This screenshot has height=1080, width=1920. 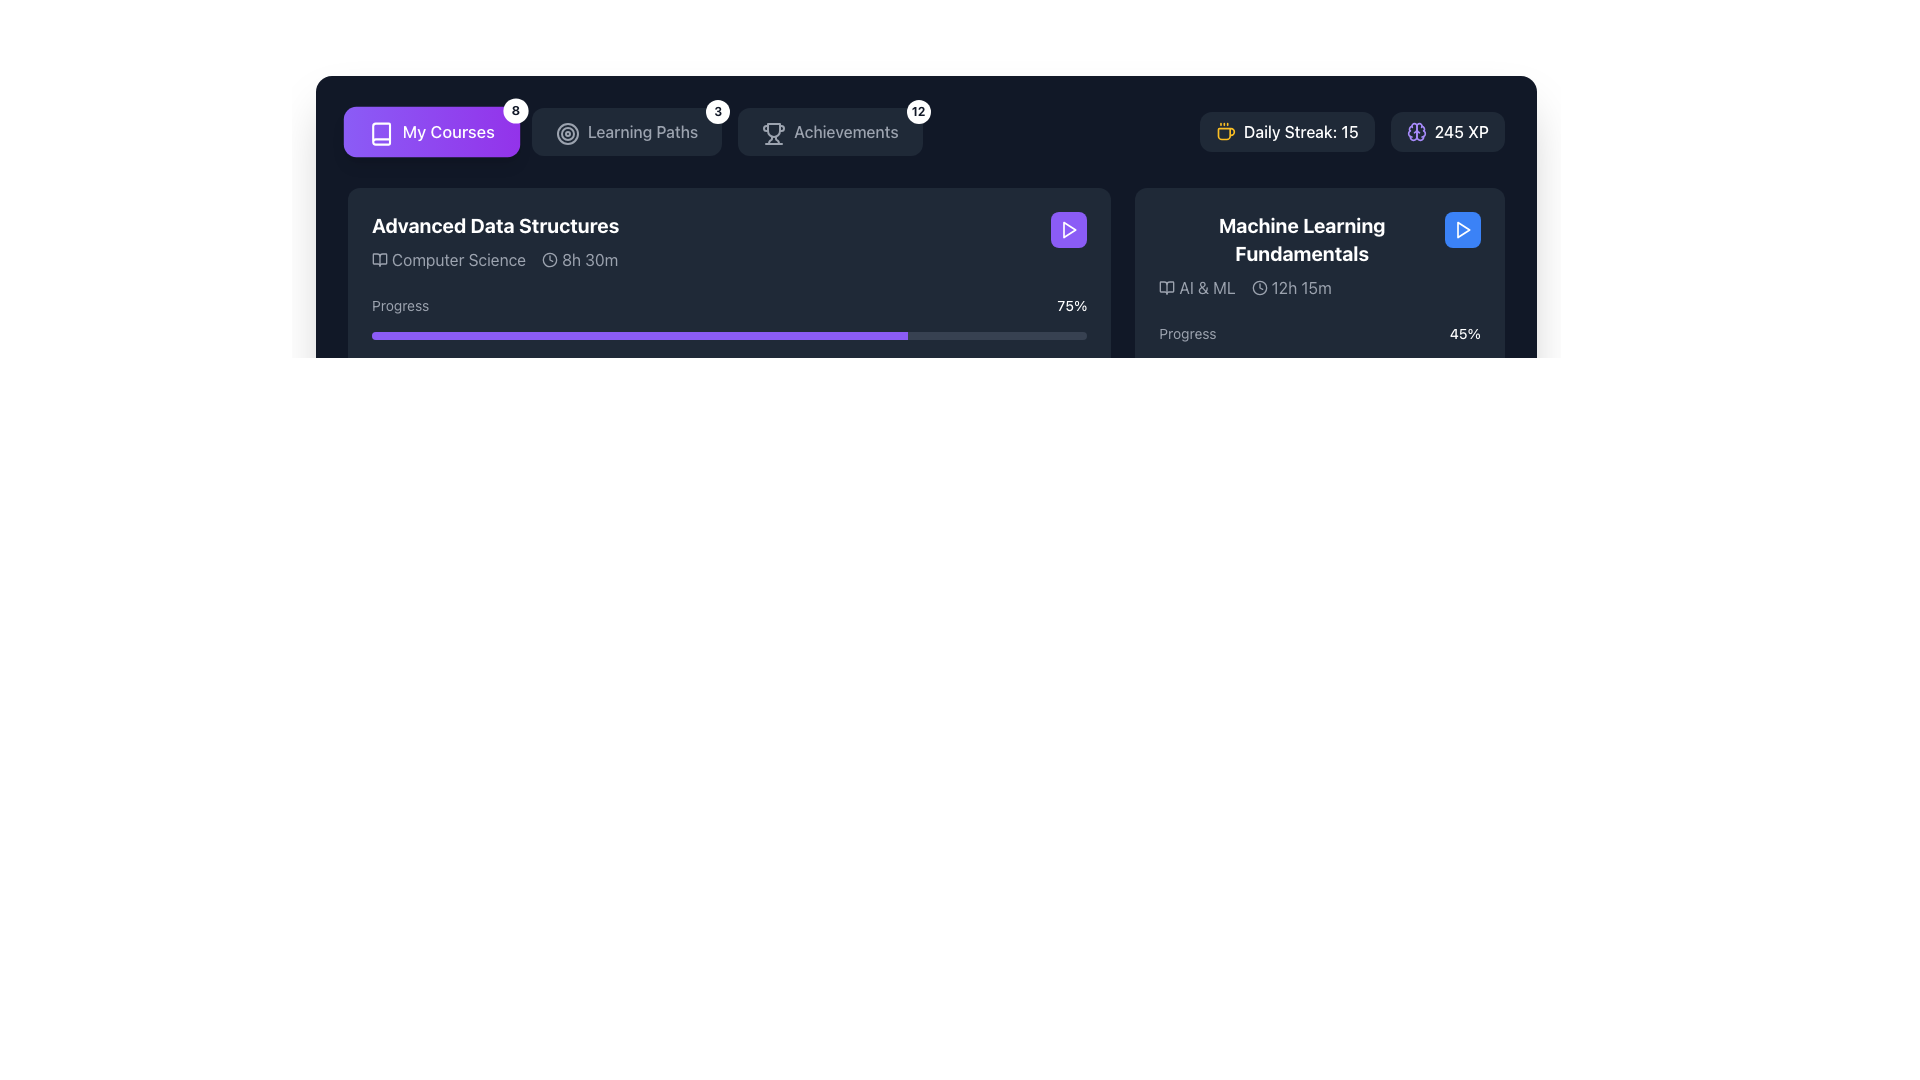 What do you see at coordinates (1287, 131) in the screenshot?
I see `the informational label that displays the user's daily streak count, which is the first of two horizontally arranged elements in the top-right corner of the interface` at bounding box center [1287, 131].